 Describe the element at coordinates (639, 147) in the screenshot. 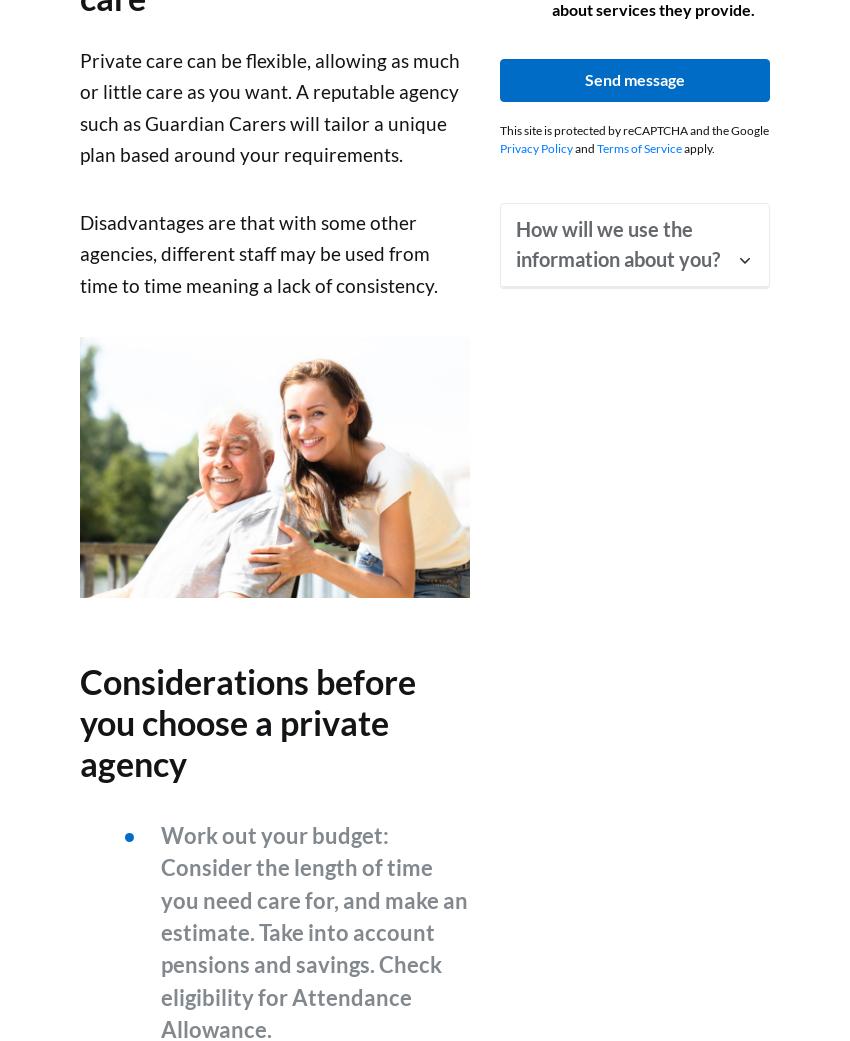

I see `'Terms of Service'` at that location.